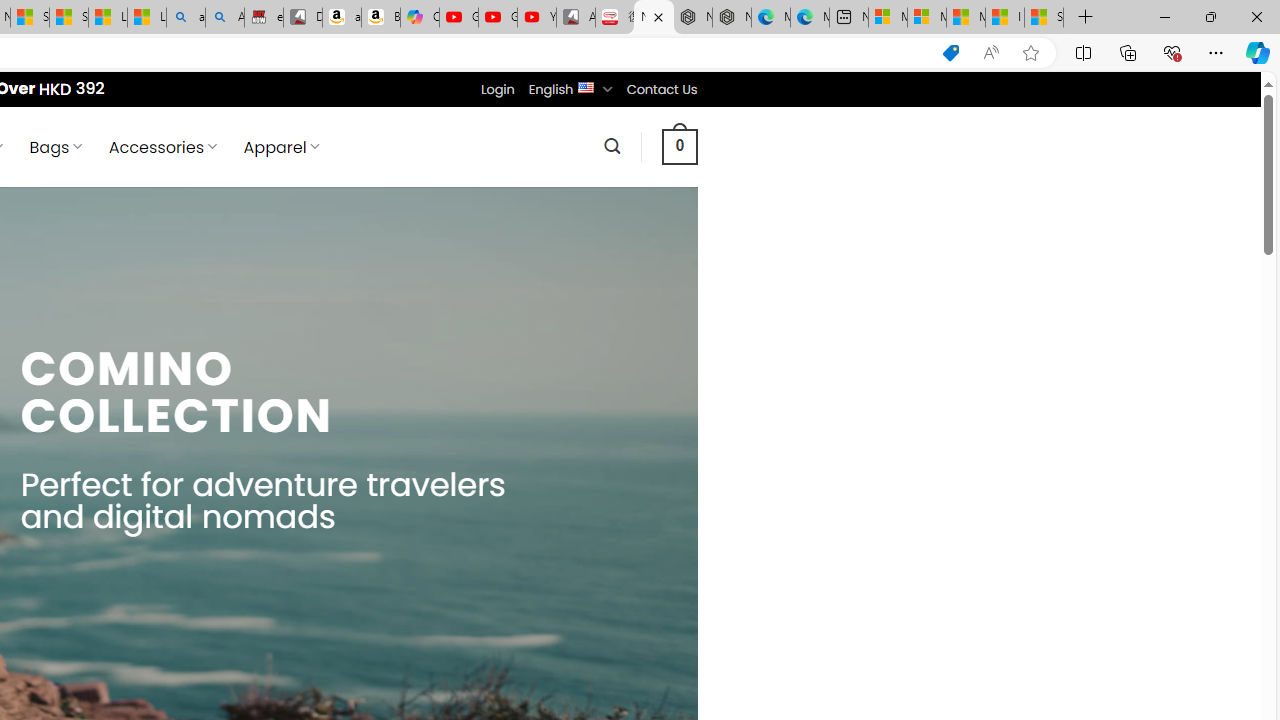  I want to click on 'amazon.in/dp/B0CX59H5W7/?tag=gsmcom05-21', so click(341, 17).